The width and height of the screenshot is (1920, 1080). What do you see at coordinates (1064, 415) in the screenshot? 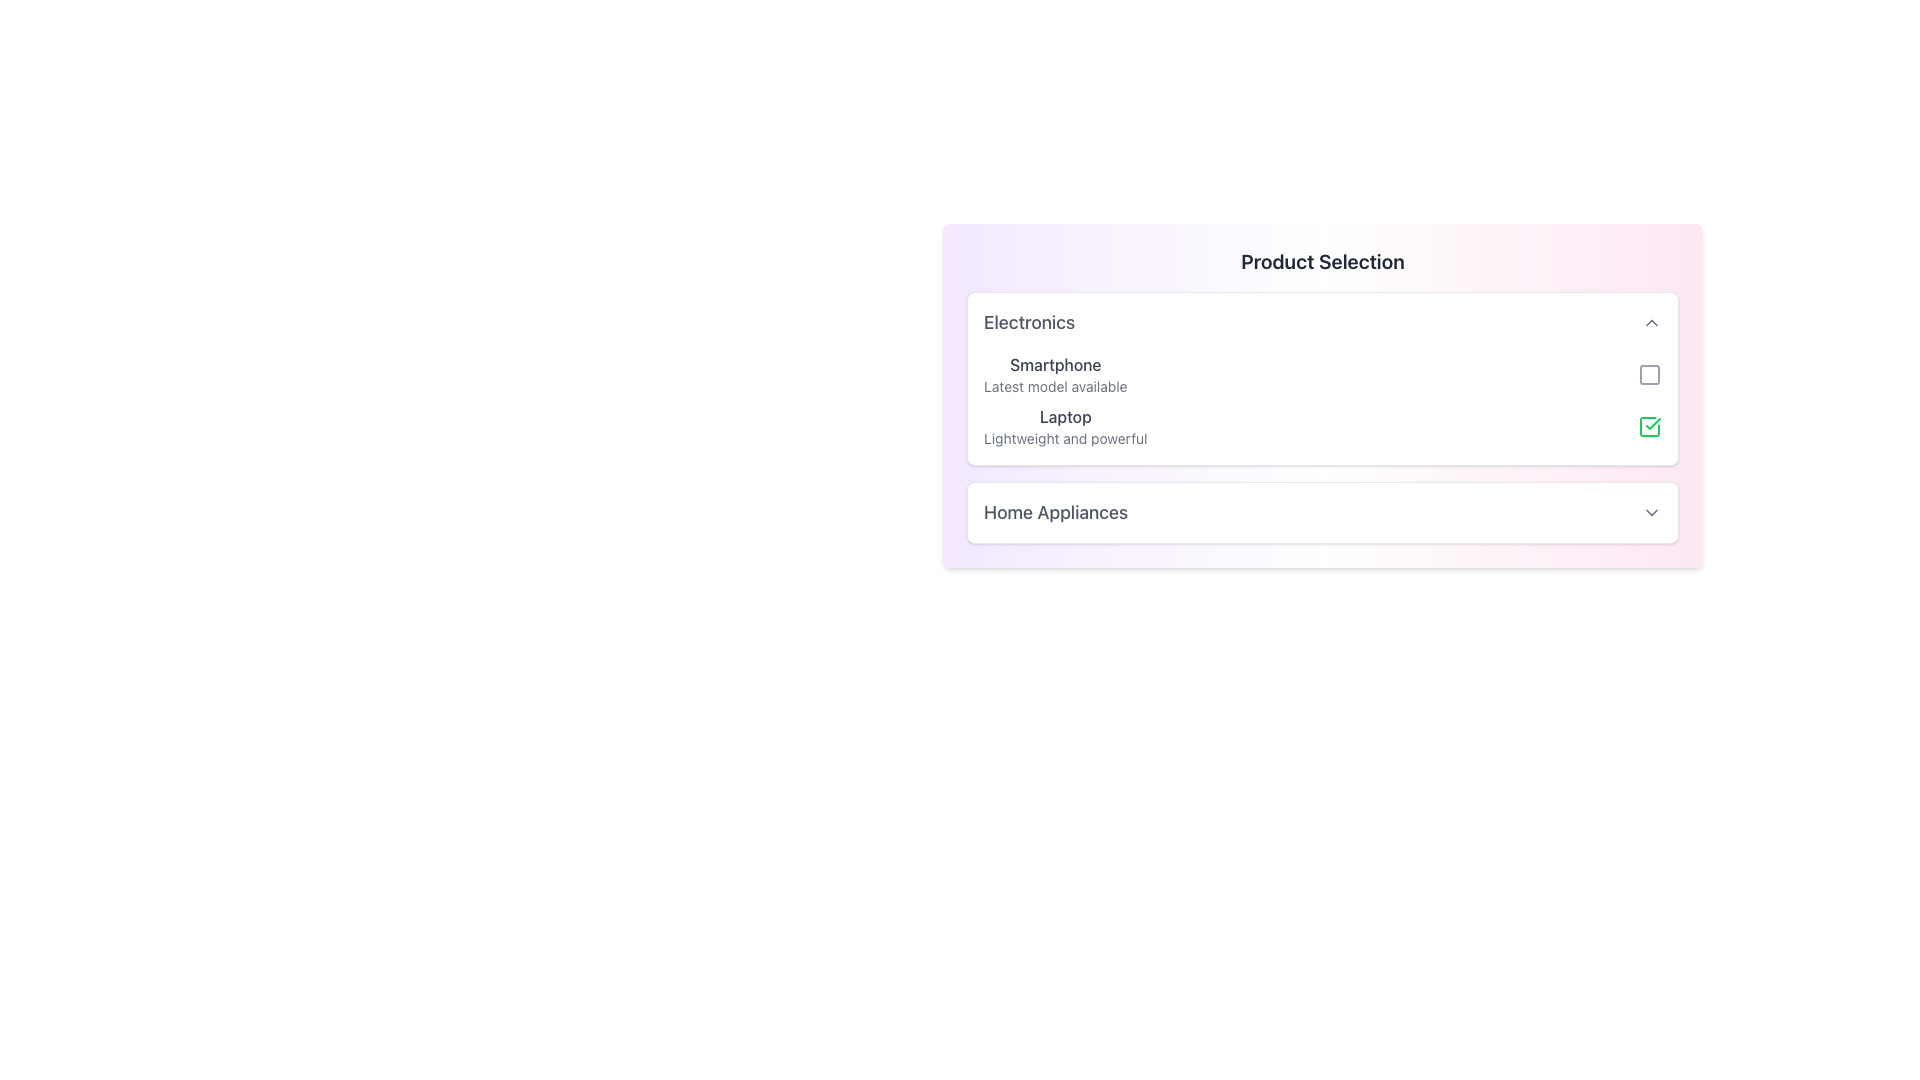
I see `the 'Laptop' text label, which serves as a visual identifier for the product category within the 'Electronics' section` at bounding box center [1064, 415].